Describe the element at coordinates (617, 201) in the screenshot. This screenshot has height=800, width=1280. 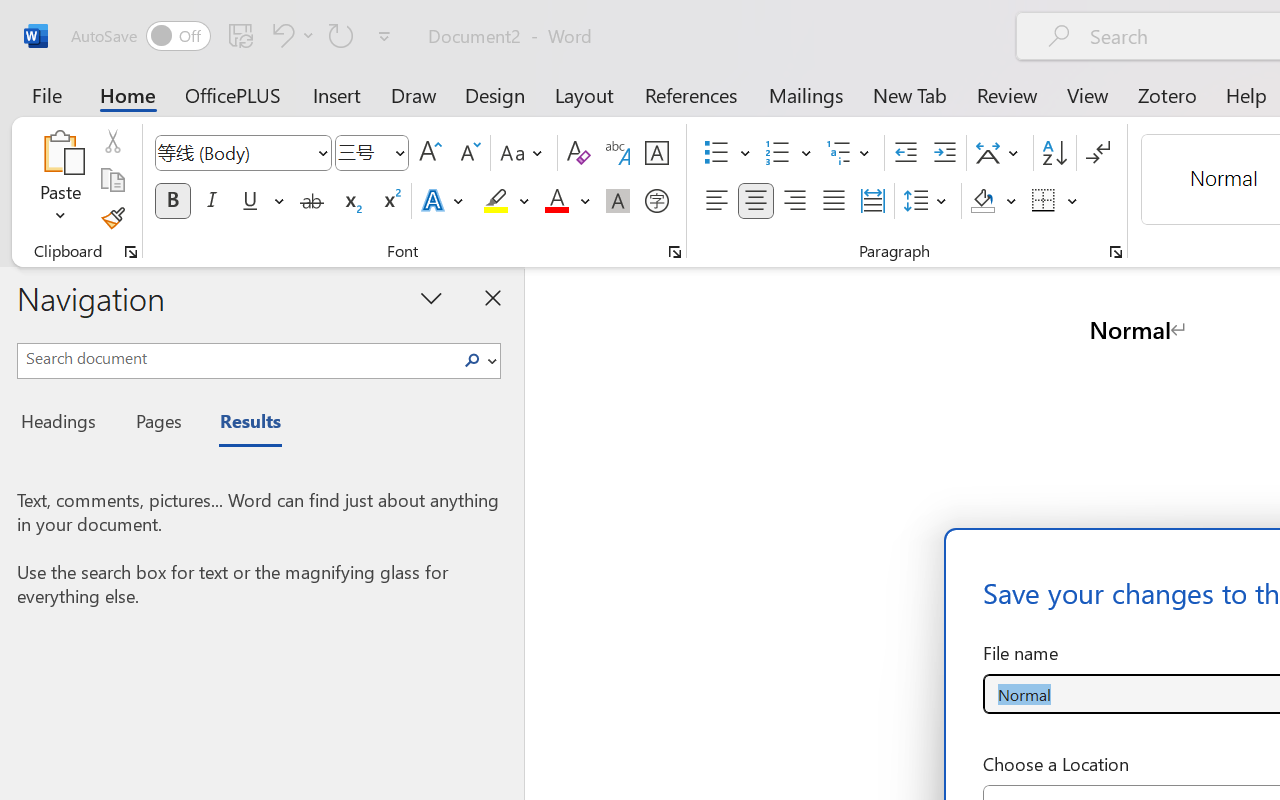
I see `'Character Shading'` at that location.